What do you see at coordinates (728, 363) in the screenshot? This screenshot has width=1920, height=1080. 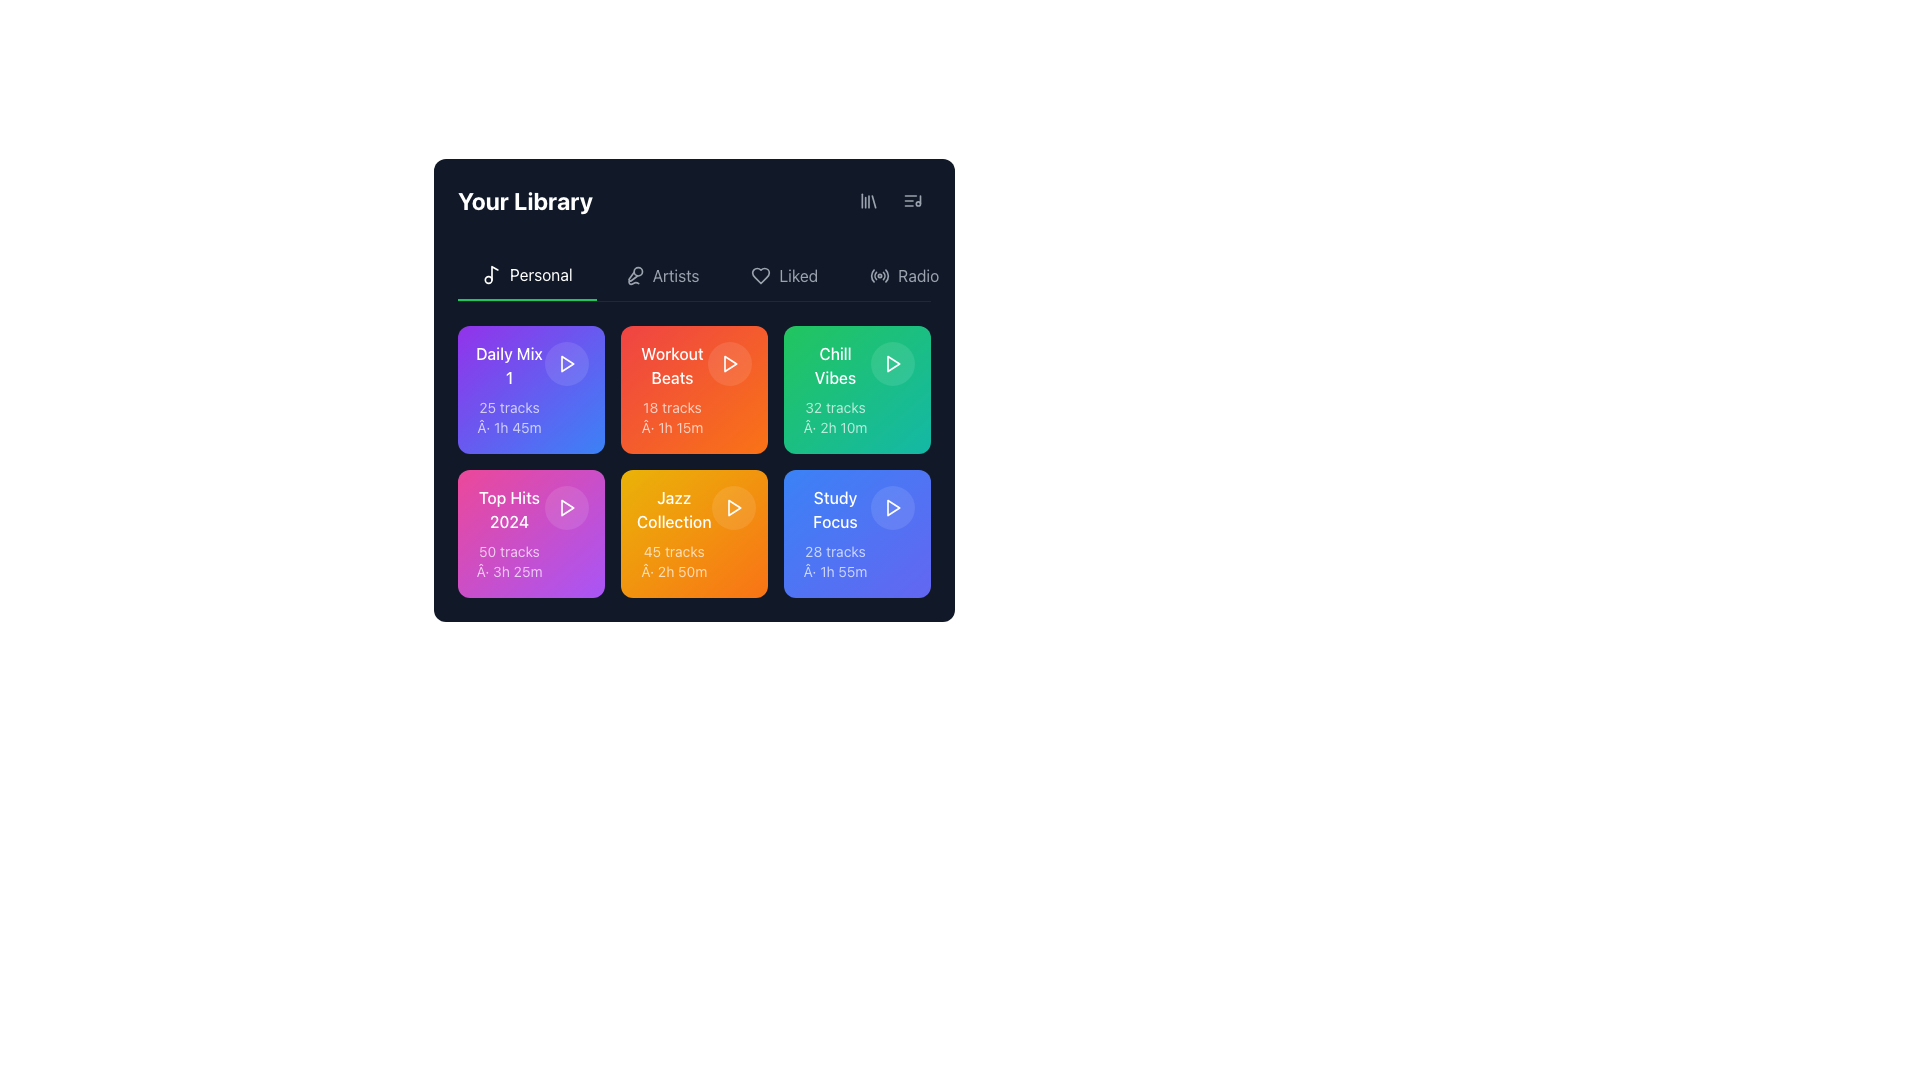 I see `the play button icon located in the second block from the left in the second row of the grid layout` at bounding box center [728, 363].